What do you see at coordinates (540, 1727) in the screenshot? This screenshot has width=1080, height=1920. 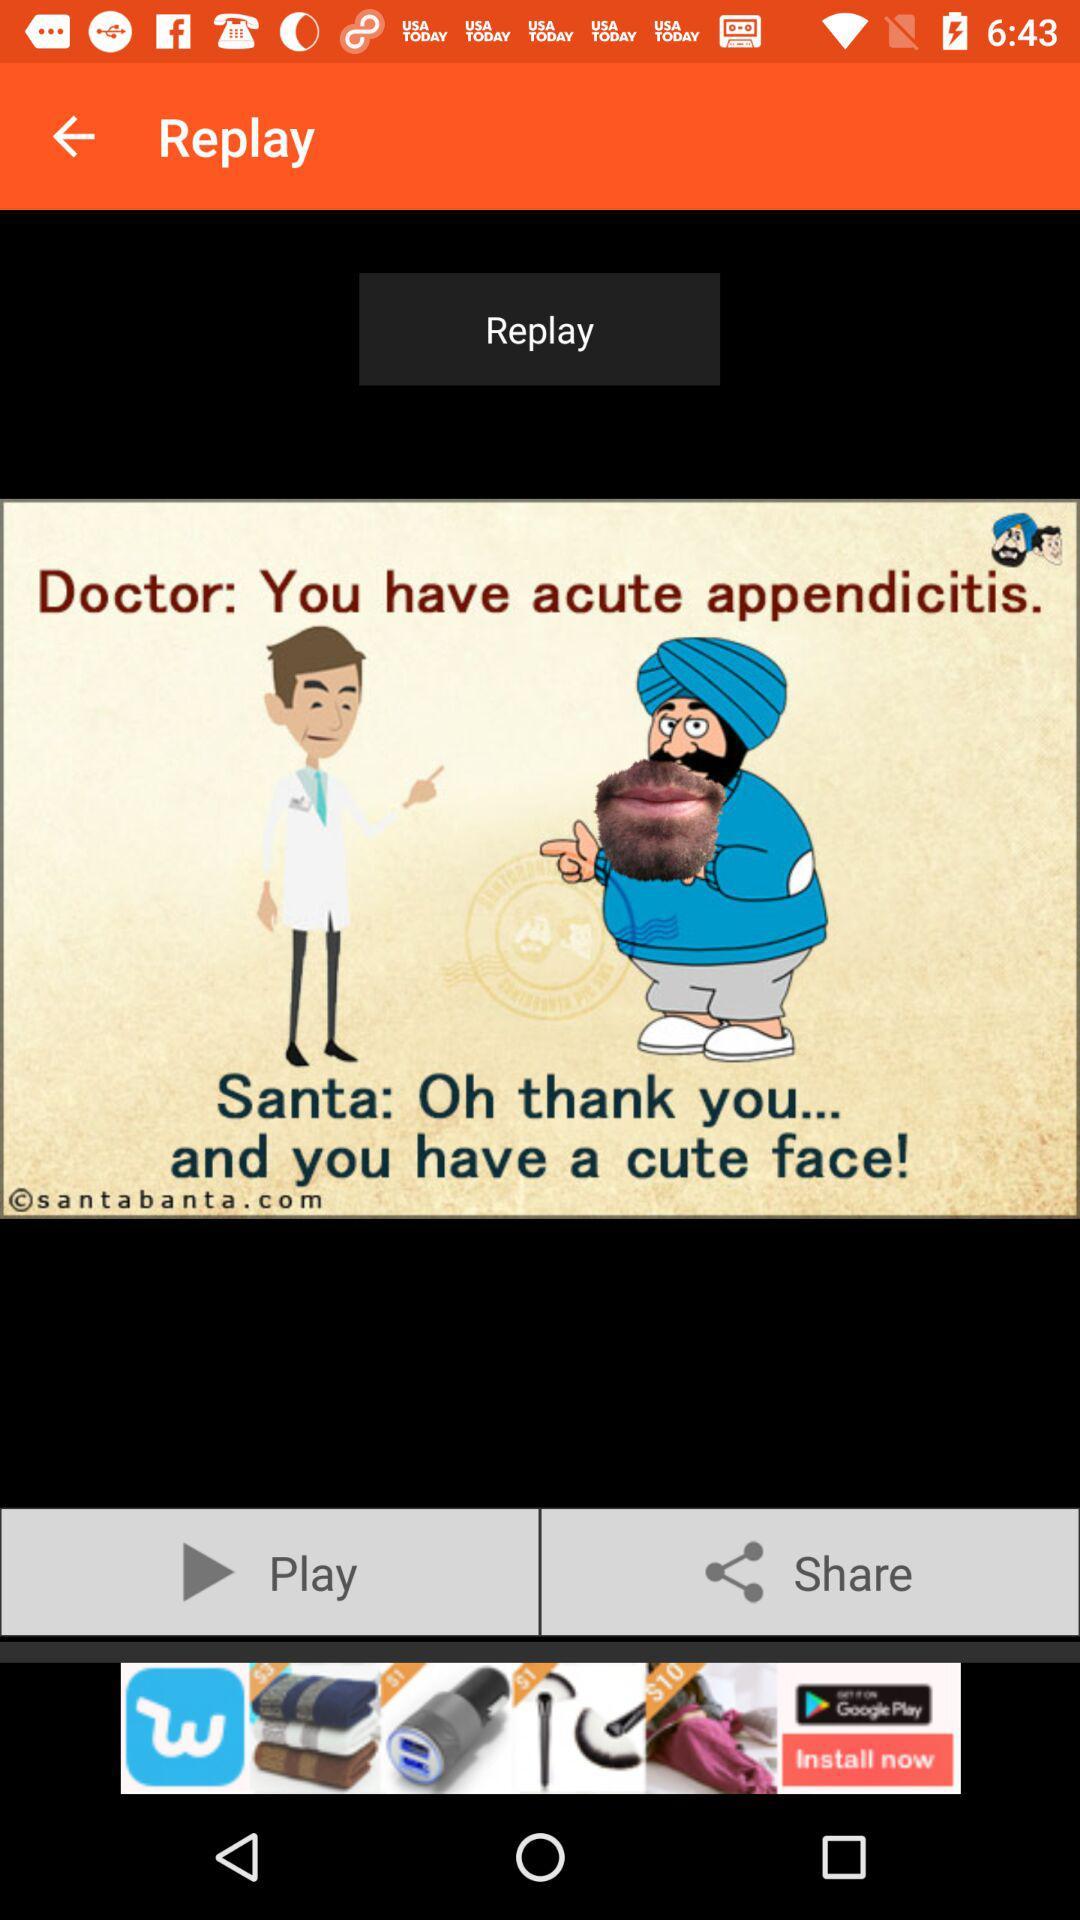 I see `open webpage of displayed advertisement` at bounding box center [540, 1727].